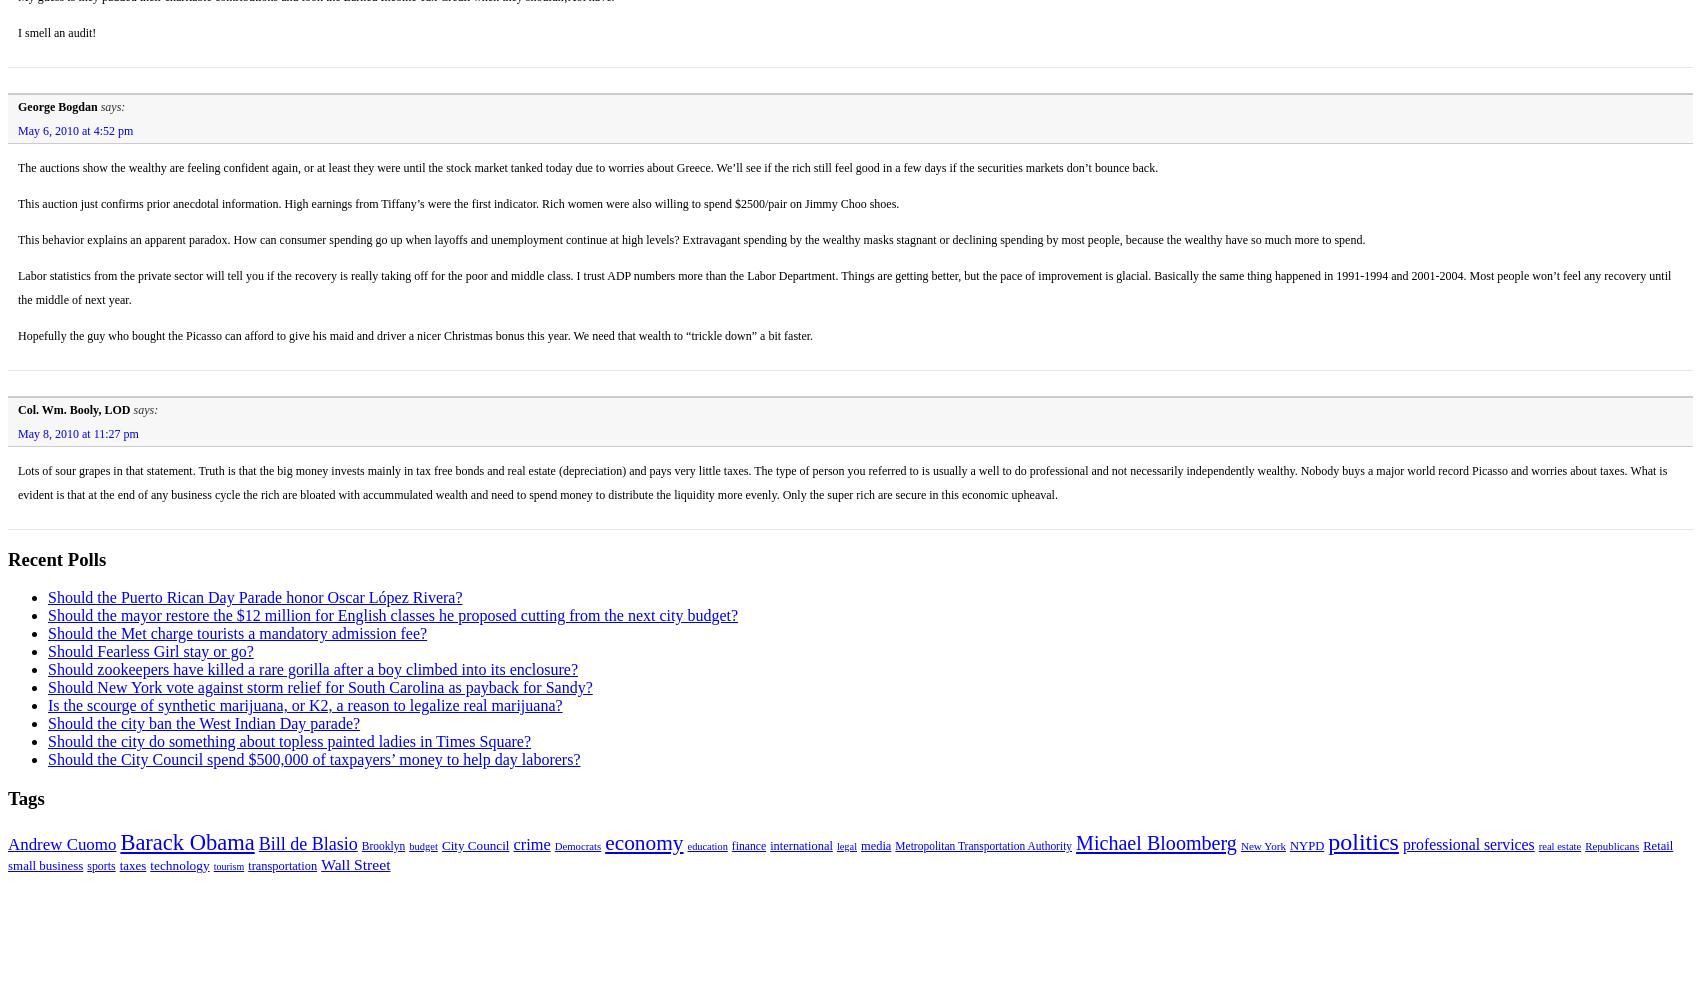 The width and height of the screenshot is (1701, 1000). I want to click on 'Brooklyn', so click(360, 844).